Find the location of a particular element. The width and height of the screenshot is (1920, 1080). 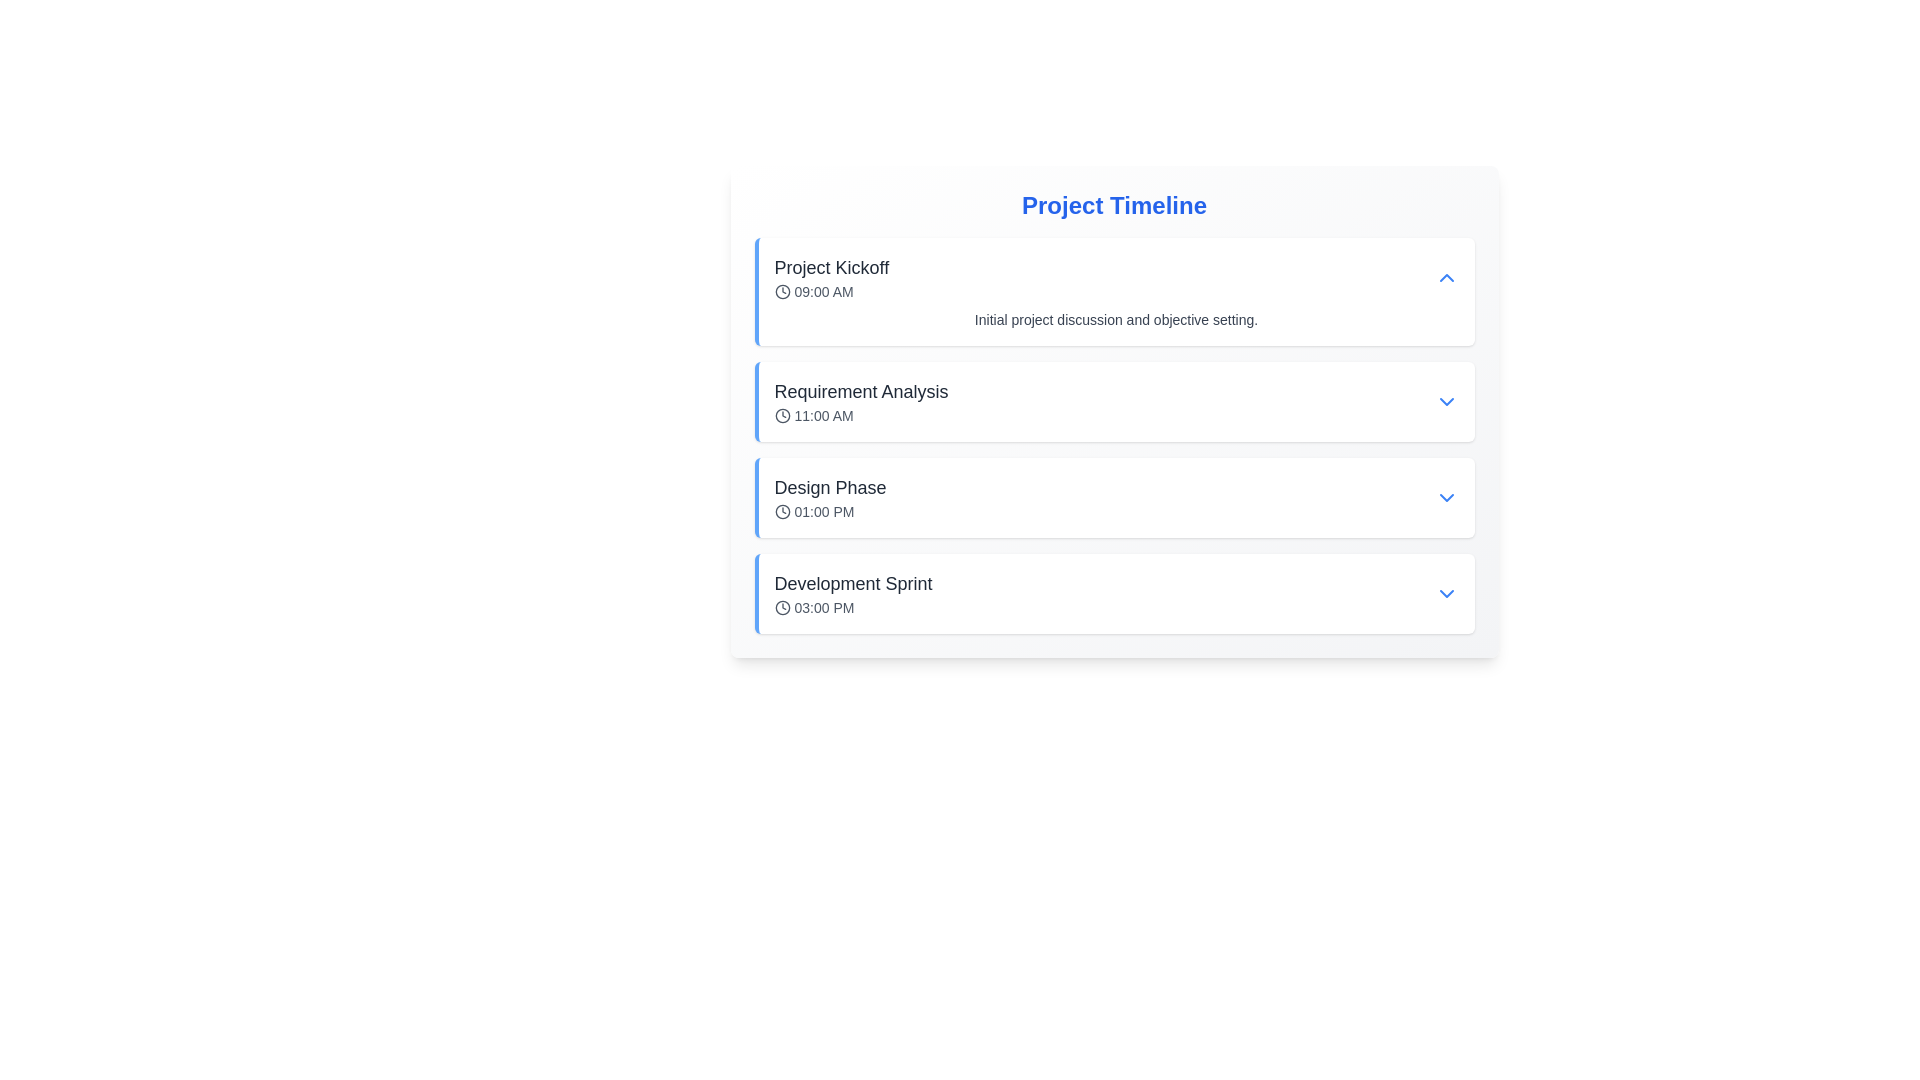

the third Collapsible timeline item in the 'Project Timeline' section is located at coordinates (1113, 496).